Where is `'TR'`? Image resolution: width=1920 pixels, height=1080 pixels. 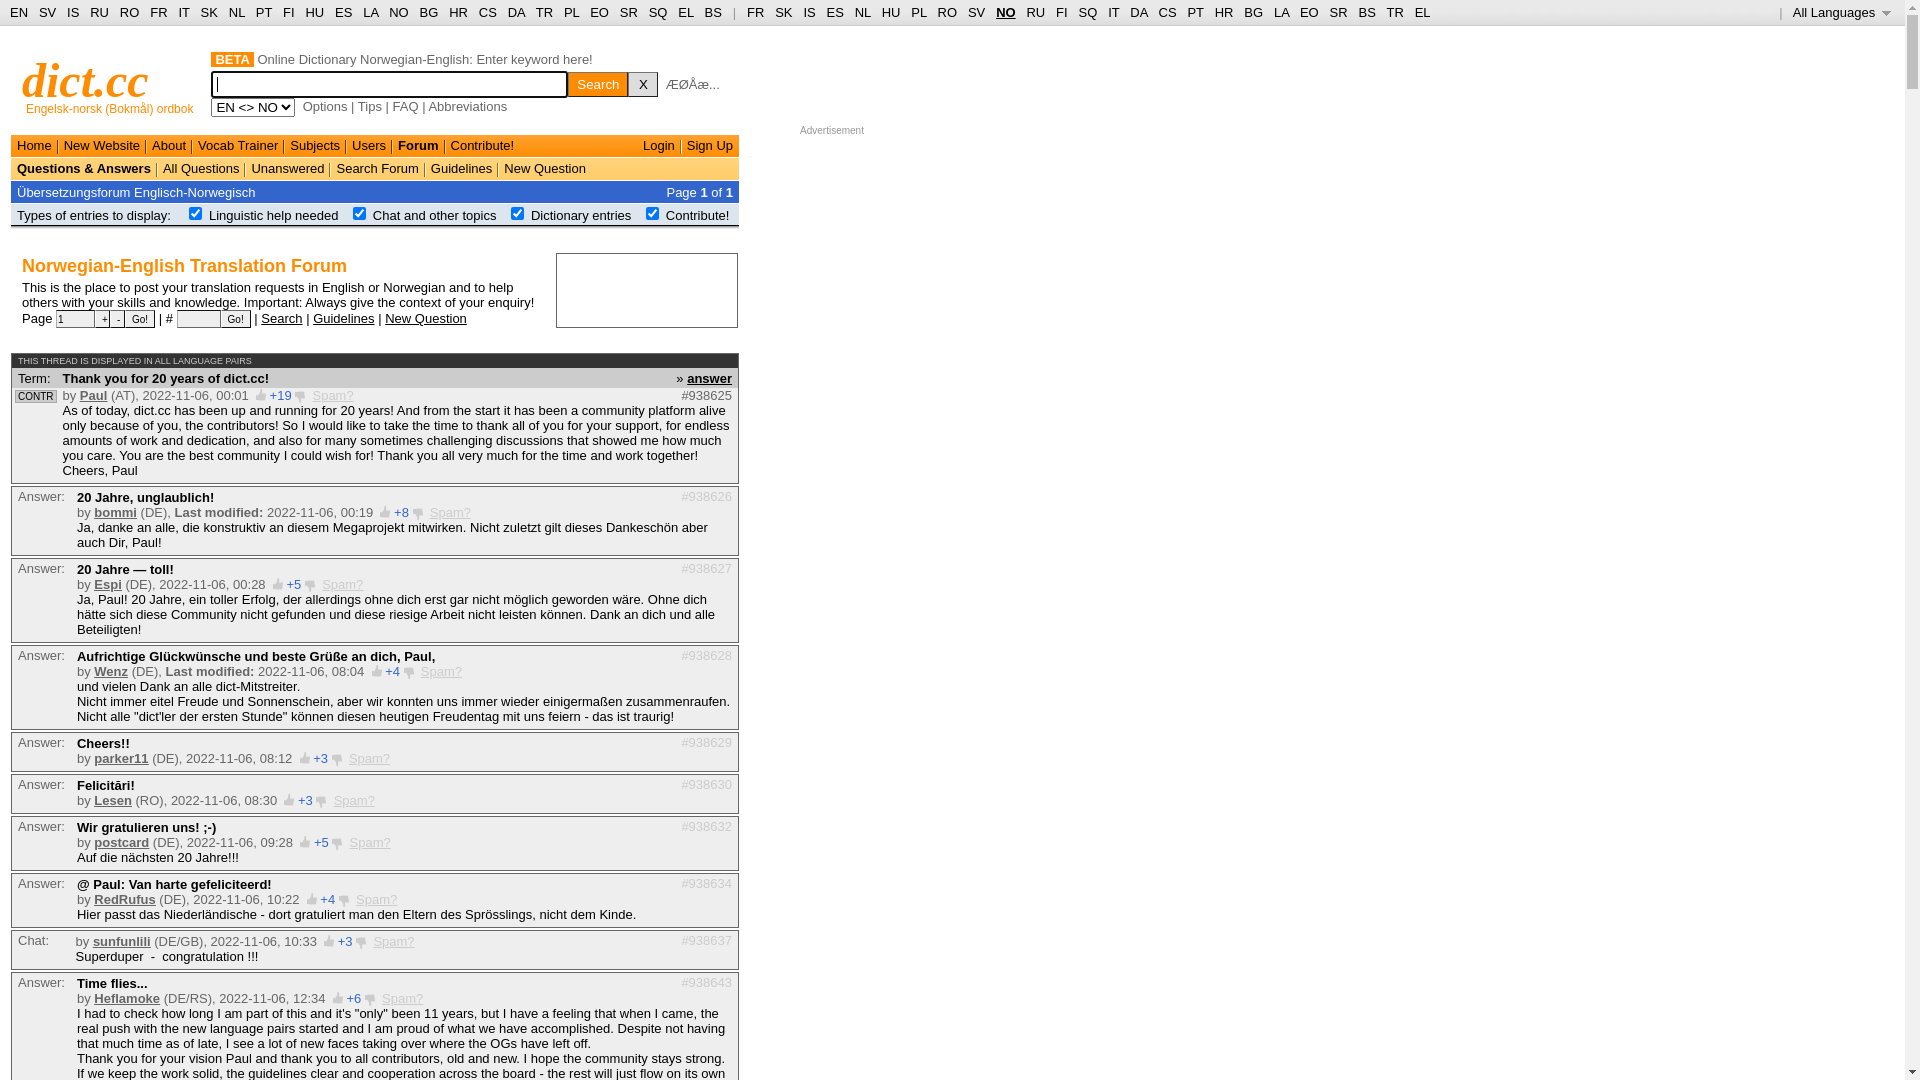 'TR' is located at coordinates (544, 12).